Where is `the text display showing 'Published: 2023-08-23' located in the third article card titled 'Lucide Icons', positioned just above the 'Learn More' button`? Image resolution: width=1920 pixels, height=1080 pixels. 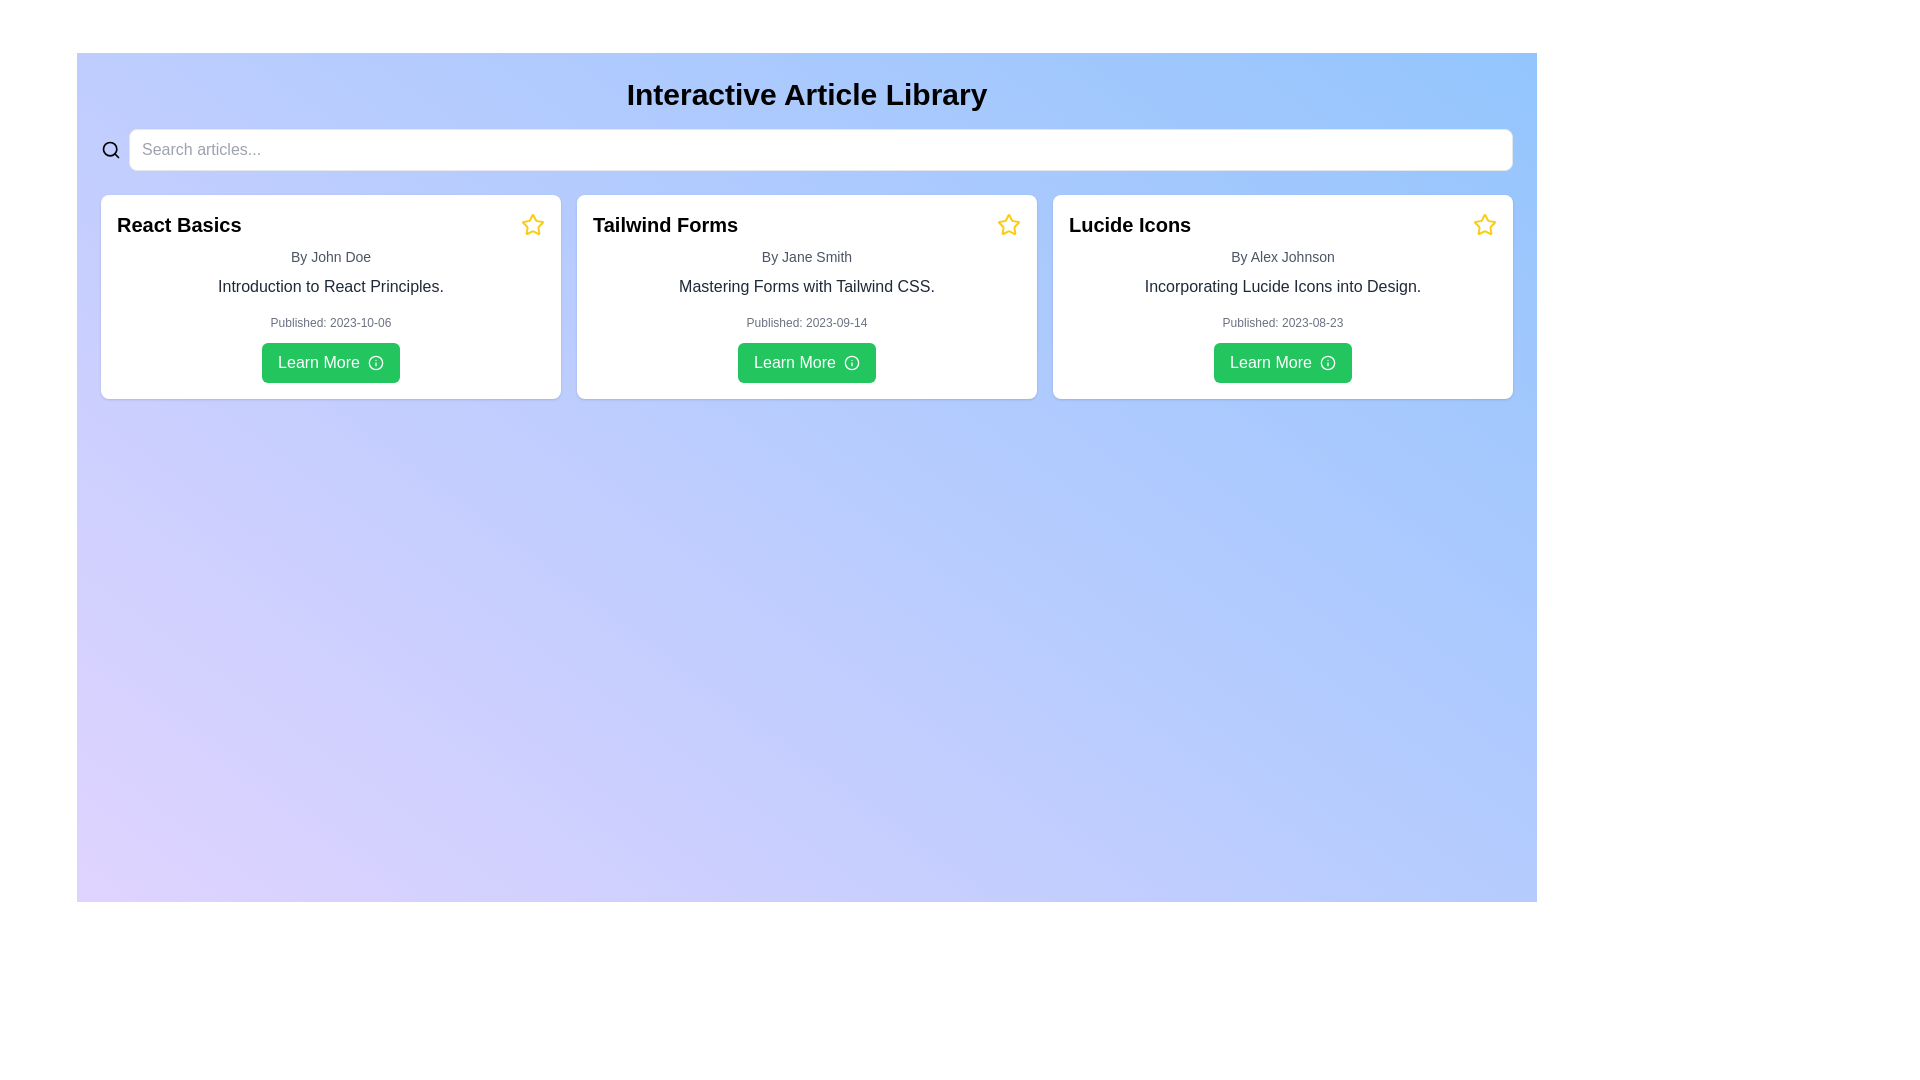
the text display showing 'Published: 2023-08-23' located in the third article card titled 'Lucide Icons', positioned just above the 'Learn More' button is located at coordinates (1282, 322).